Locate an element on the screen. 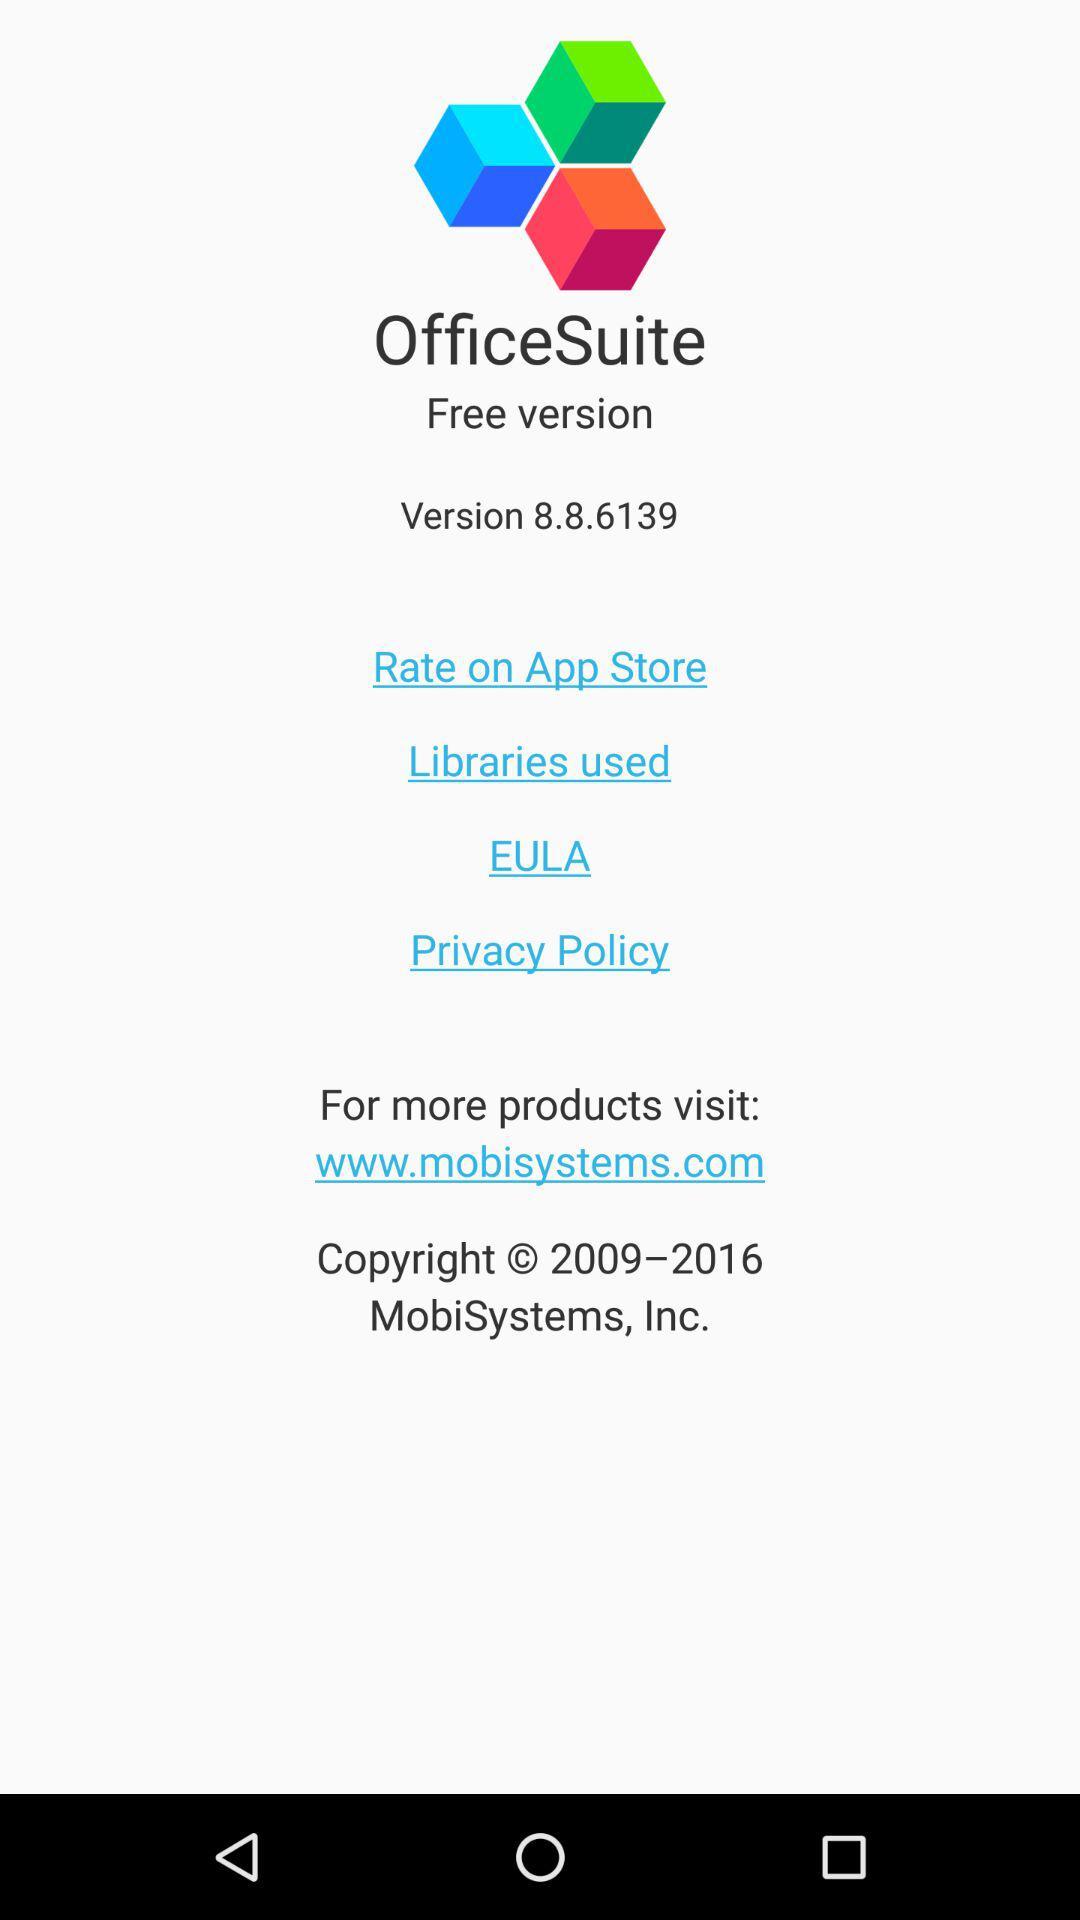 This screenshot has width=1080, height=1920. the icon above officesuite icon is located at coordinates (540, 144).